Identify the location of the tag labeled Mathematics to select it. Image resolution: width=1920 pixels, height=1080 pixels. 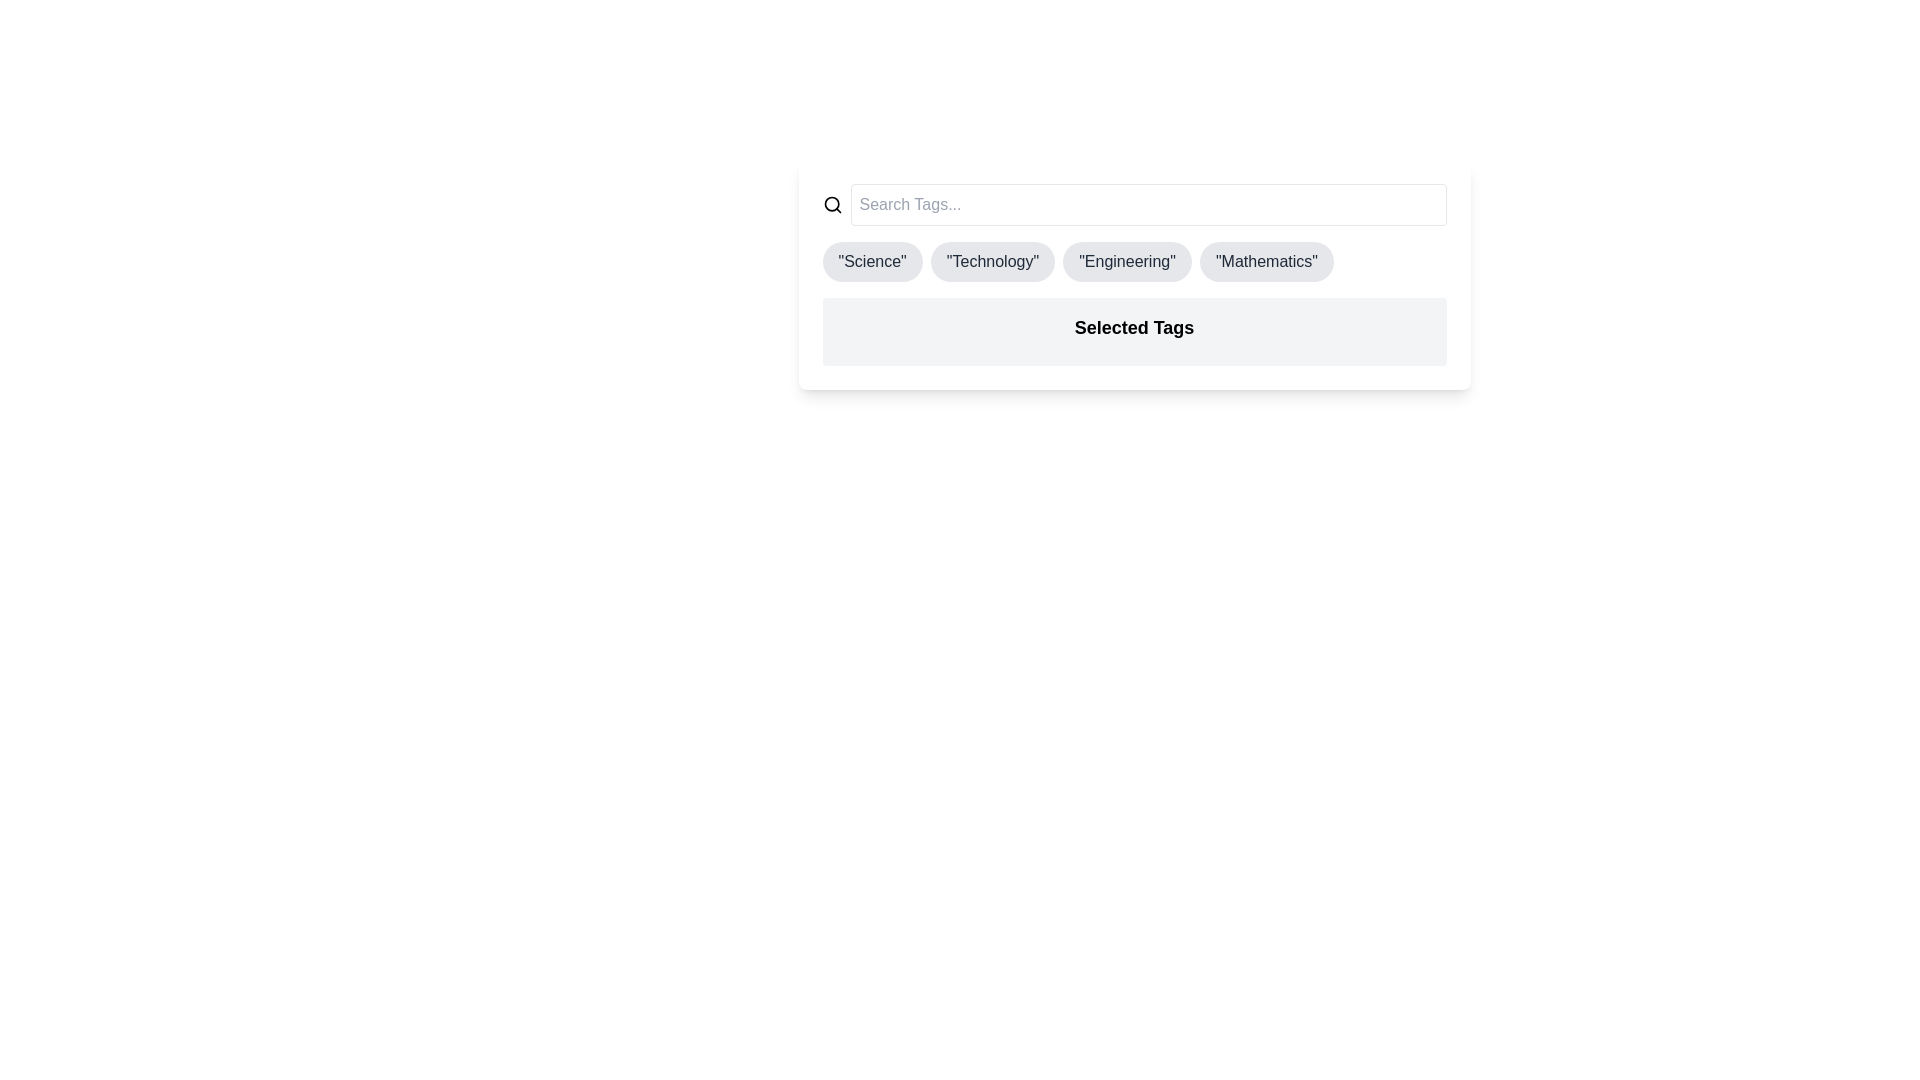
(1266, 261).